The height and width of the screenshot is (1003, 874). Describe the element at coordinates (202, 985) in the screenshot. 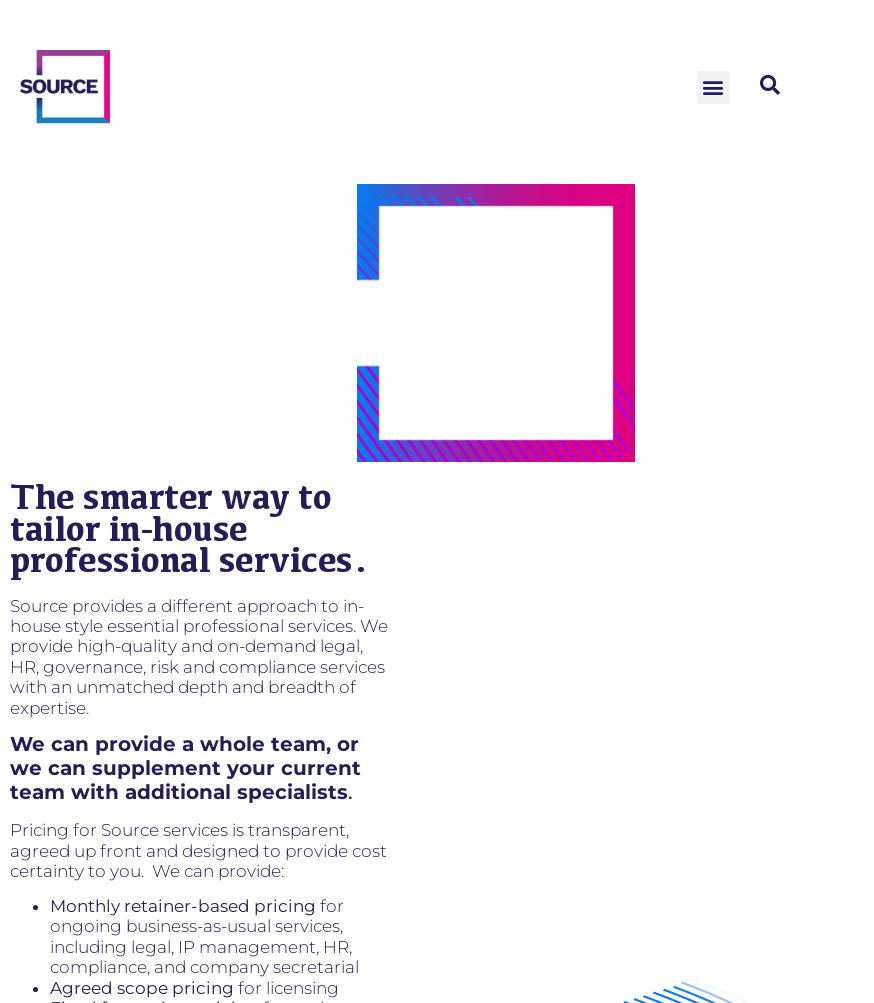

I see `'pricing'` at that location.